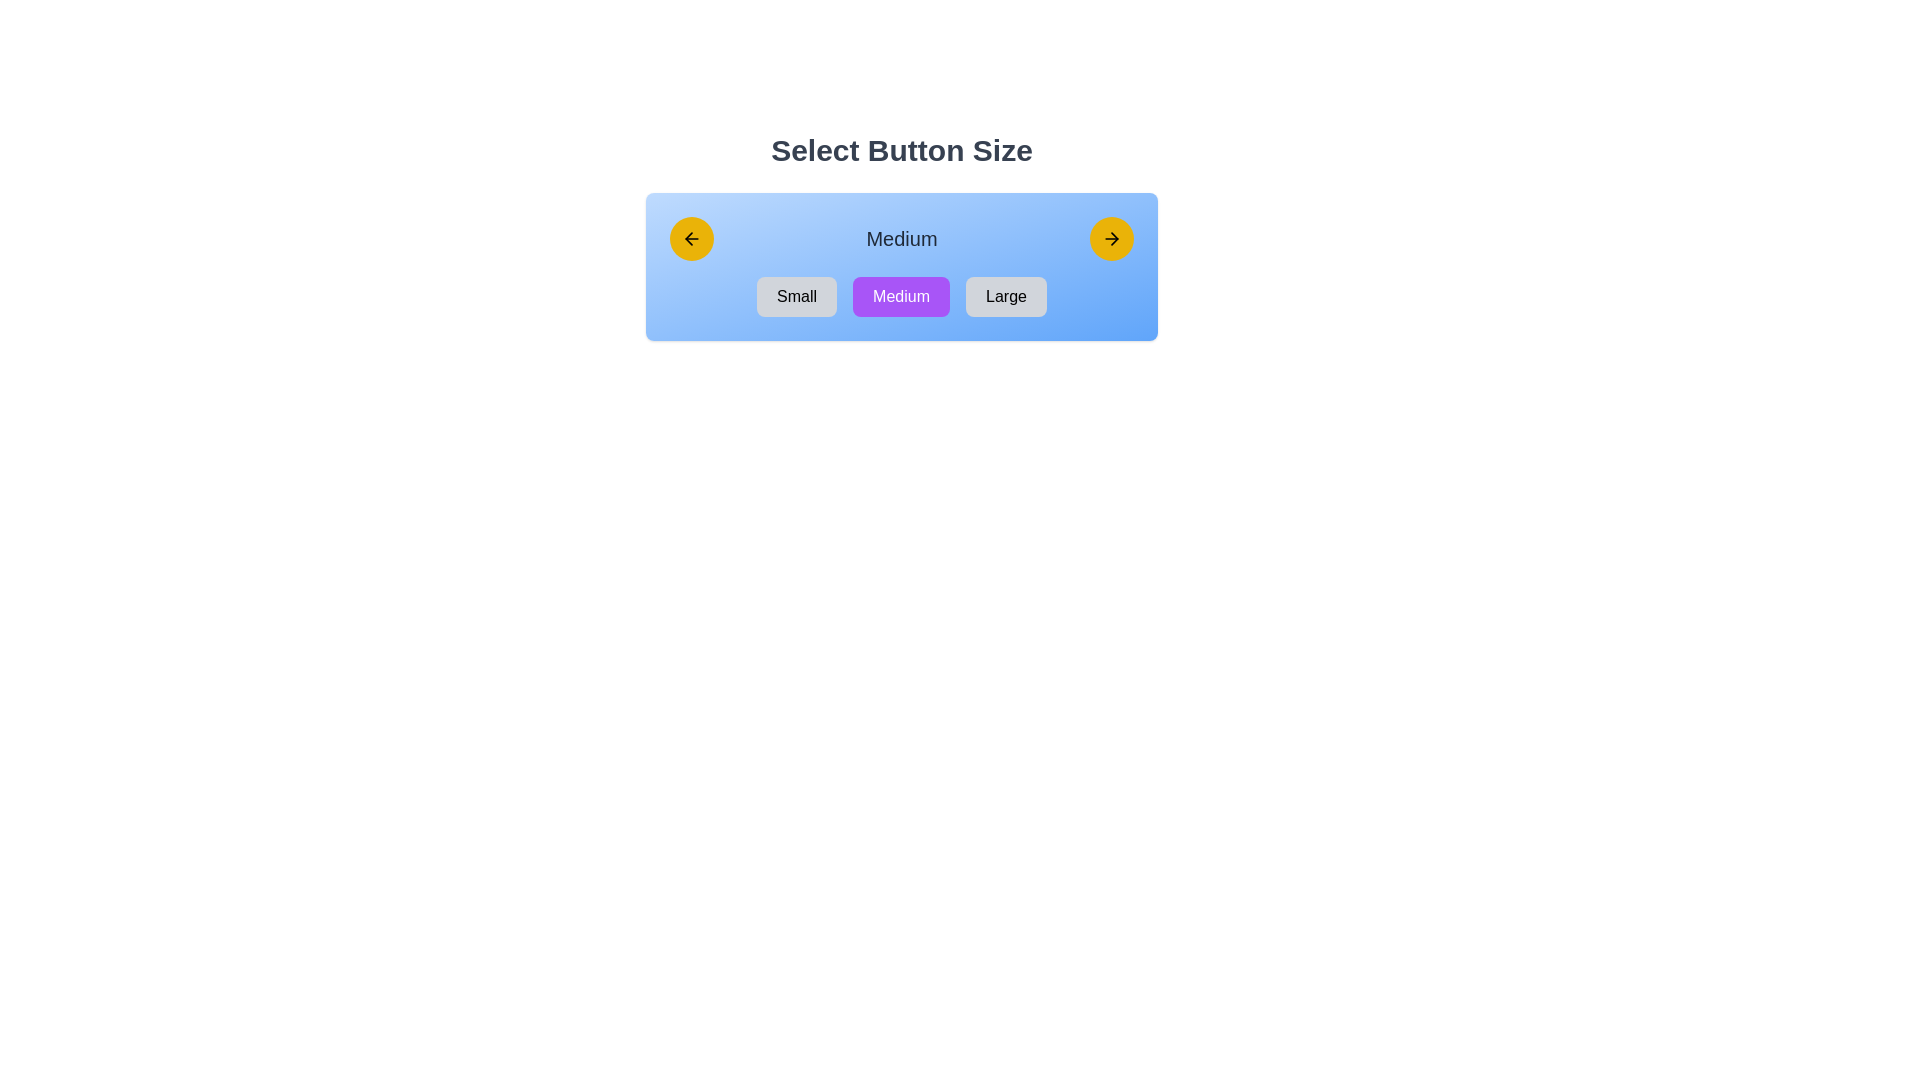 This screenshot has width=1920, height=1080. Describe the element at coordinates (900, 297) in the screenshot. I see `the 'Medium' button located between the 'Small' and 'Large' buttons in the size selection section` at that location.